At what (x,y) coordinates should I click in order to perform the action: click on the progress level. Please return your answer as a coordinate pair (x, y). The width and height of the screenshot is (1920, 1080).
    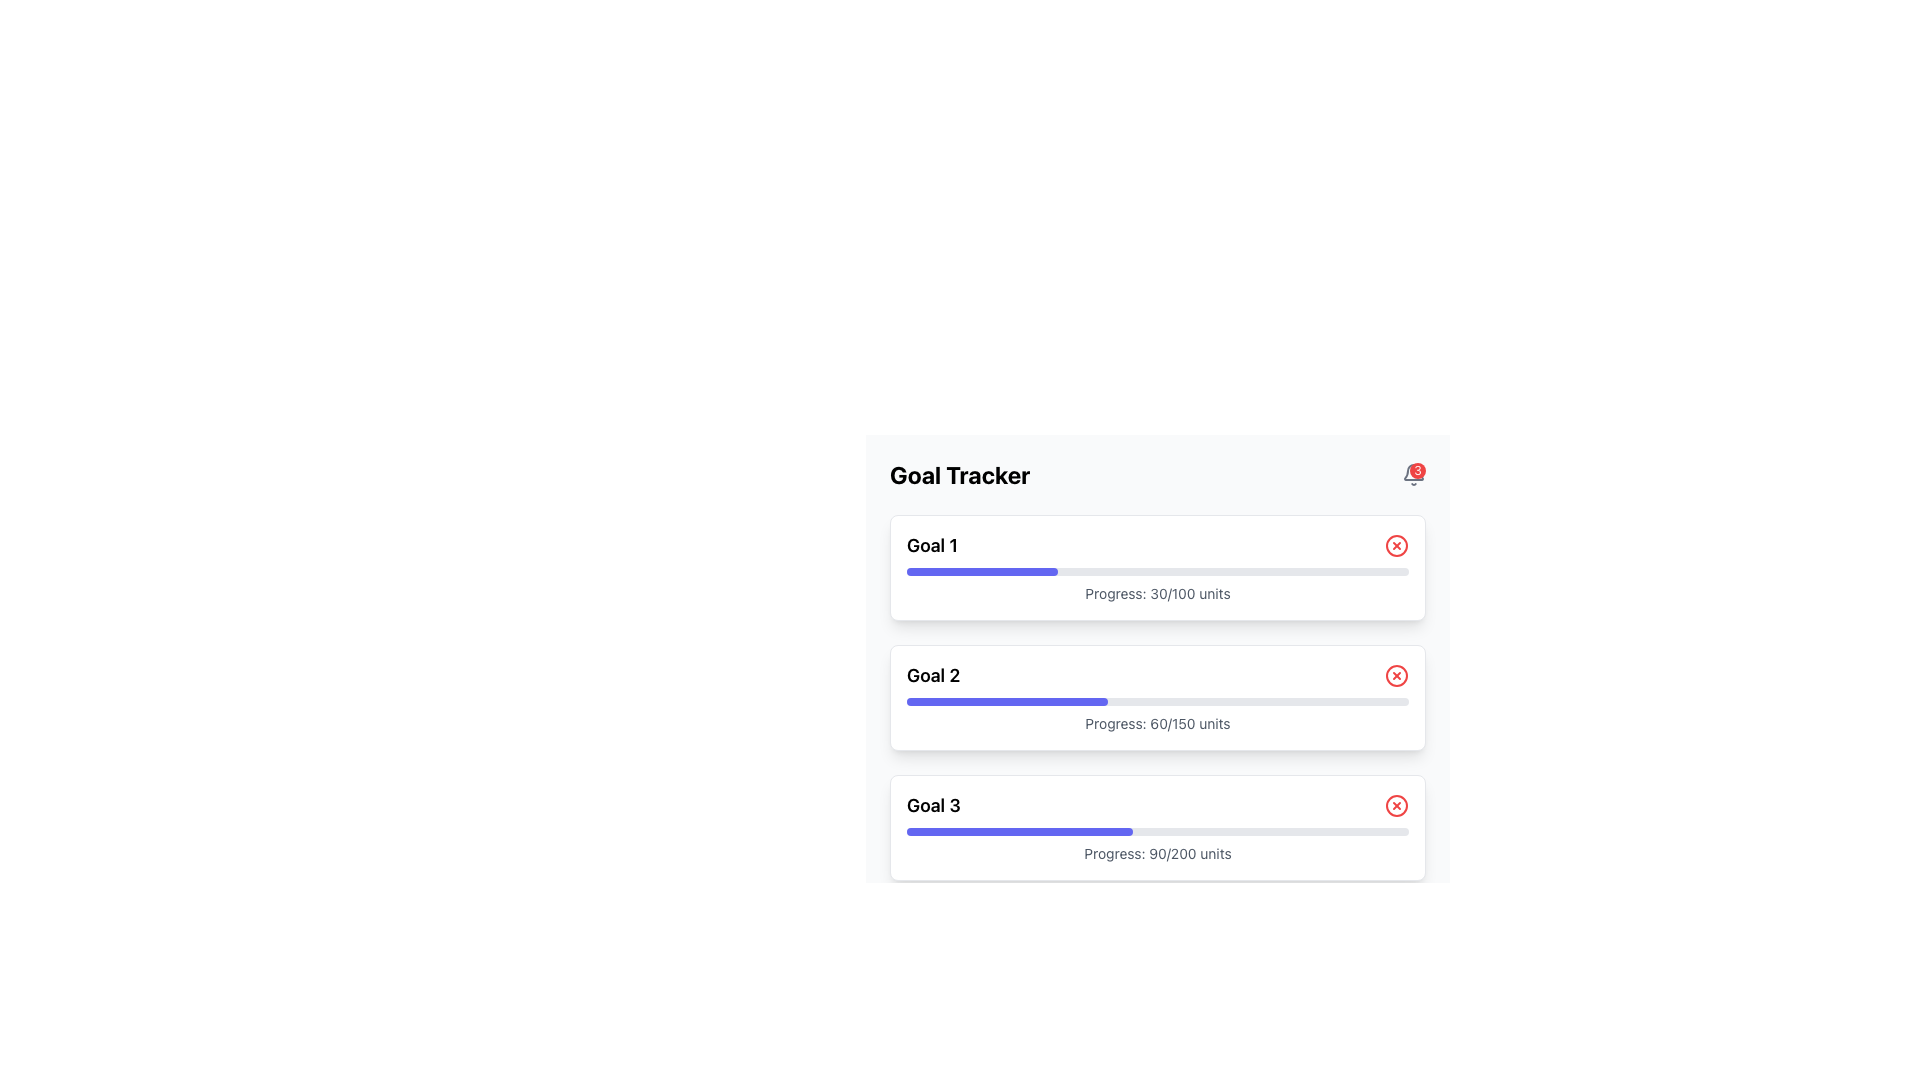
    Looking at the image, I should click on (1032, 701).